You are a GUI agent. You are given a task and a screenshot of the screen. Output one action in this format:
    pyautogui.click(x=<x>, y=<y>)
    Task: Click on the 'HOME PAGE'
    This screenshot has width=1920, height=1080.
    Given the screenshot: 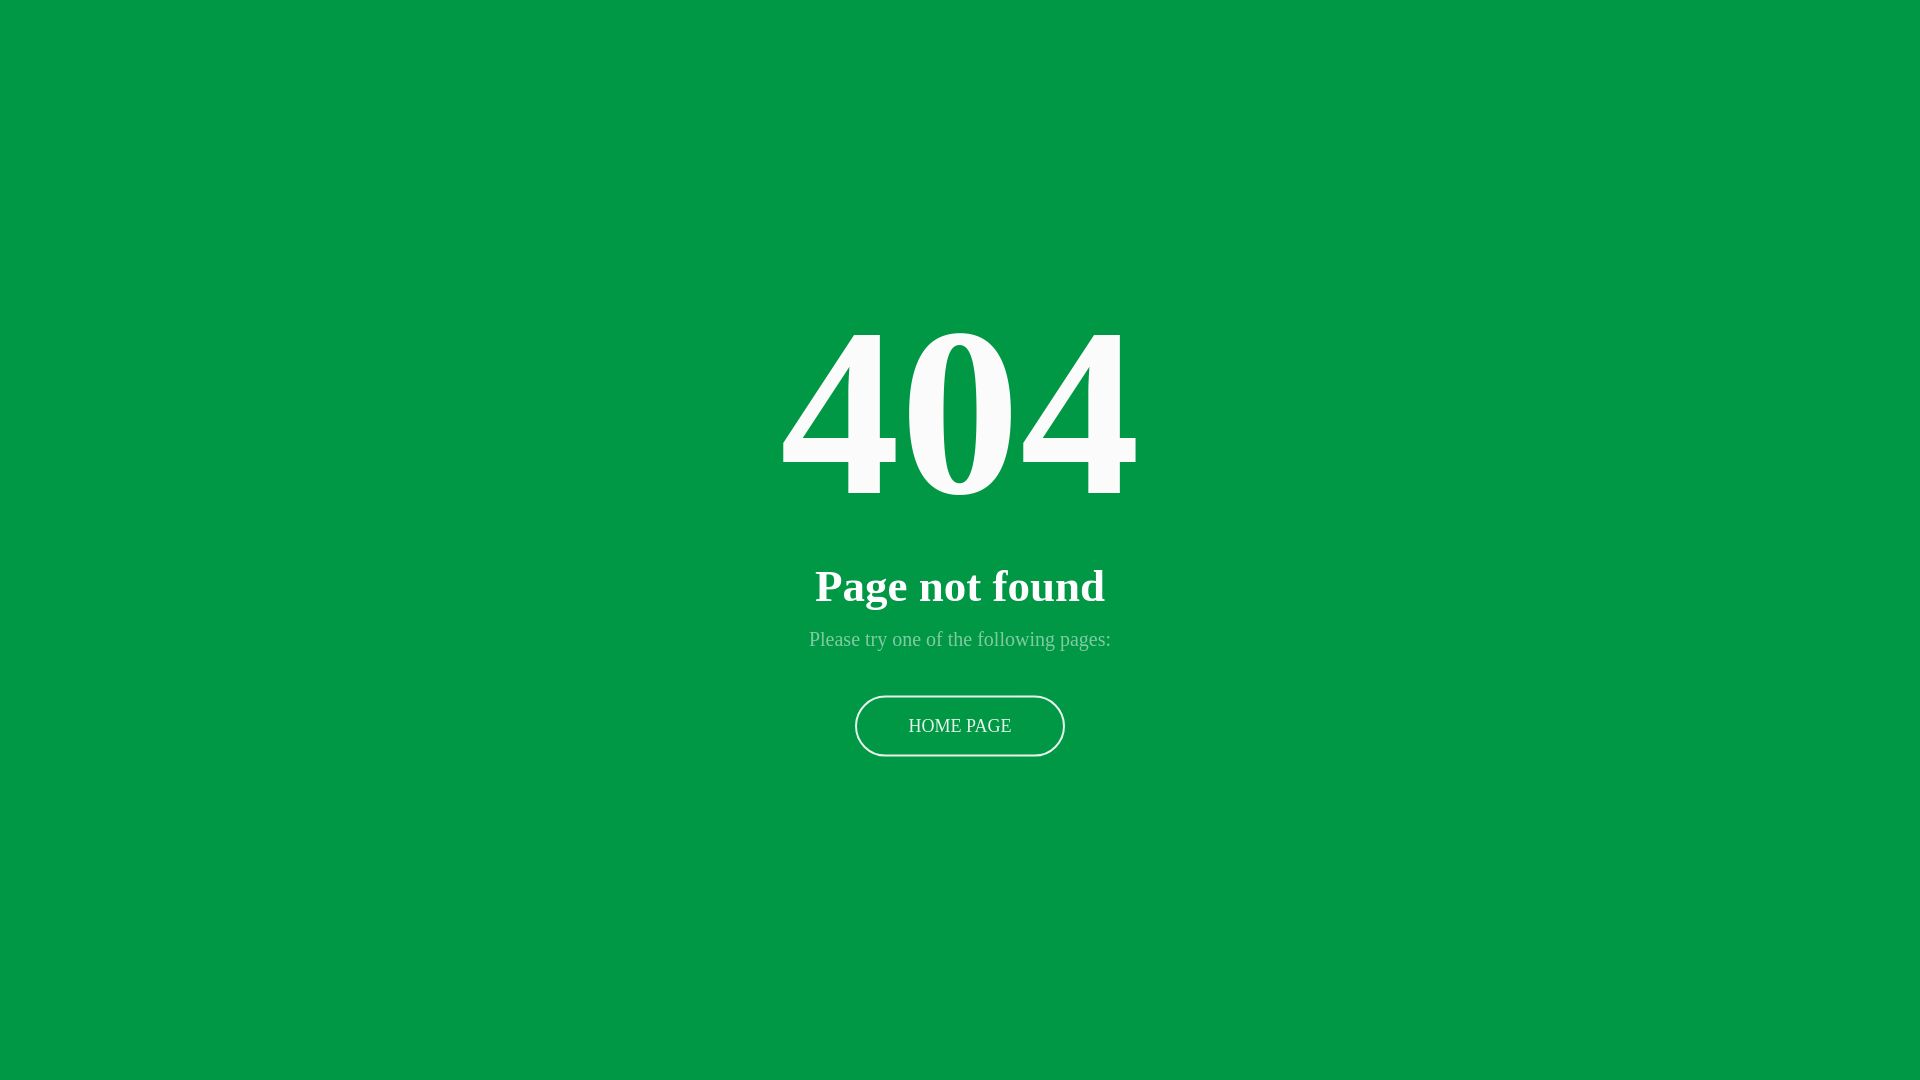 What is the action you would take?
    pyautogui.click(x=960, y=725)
    